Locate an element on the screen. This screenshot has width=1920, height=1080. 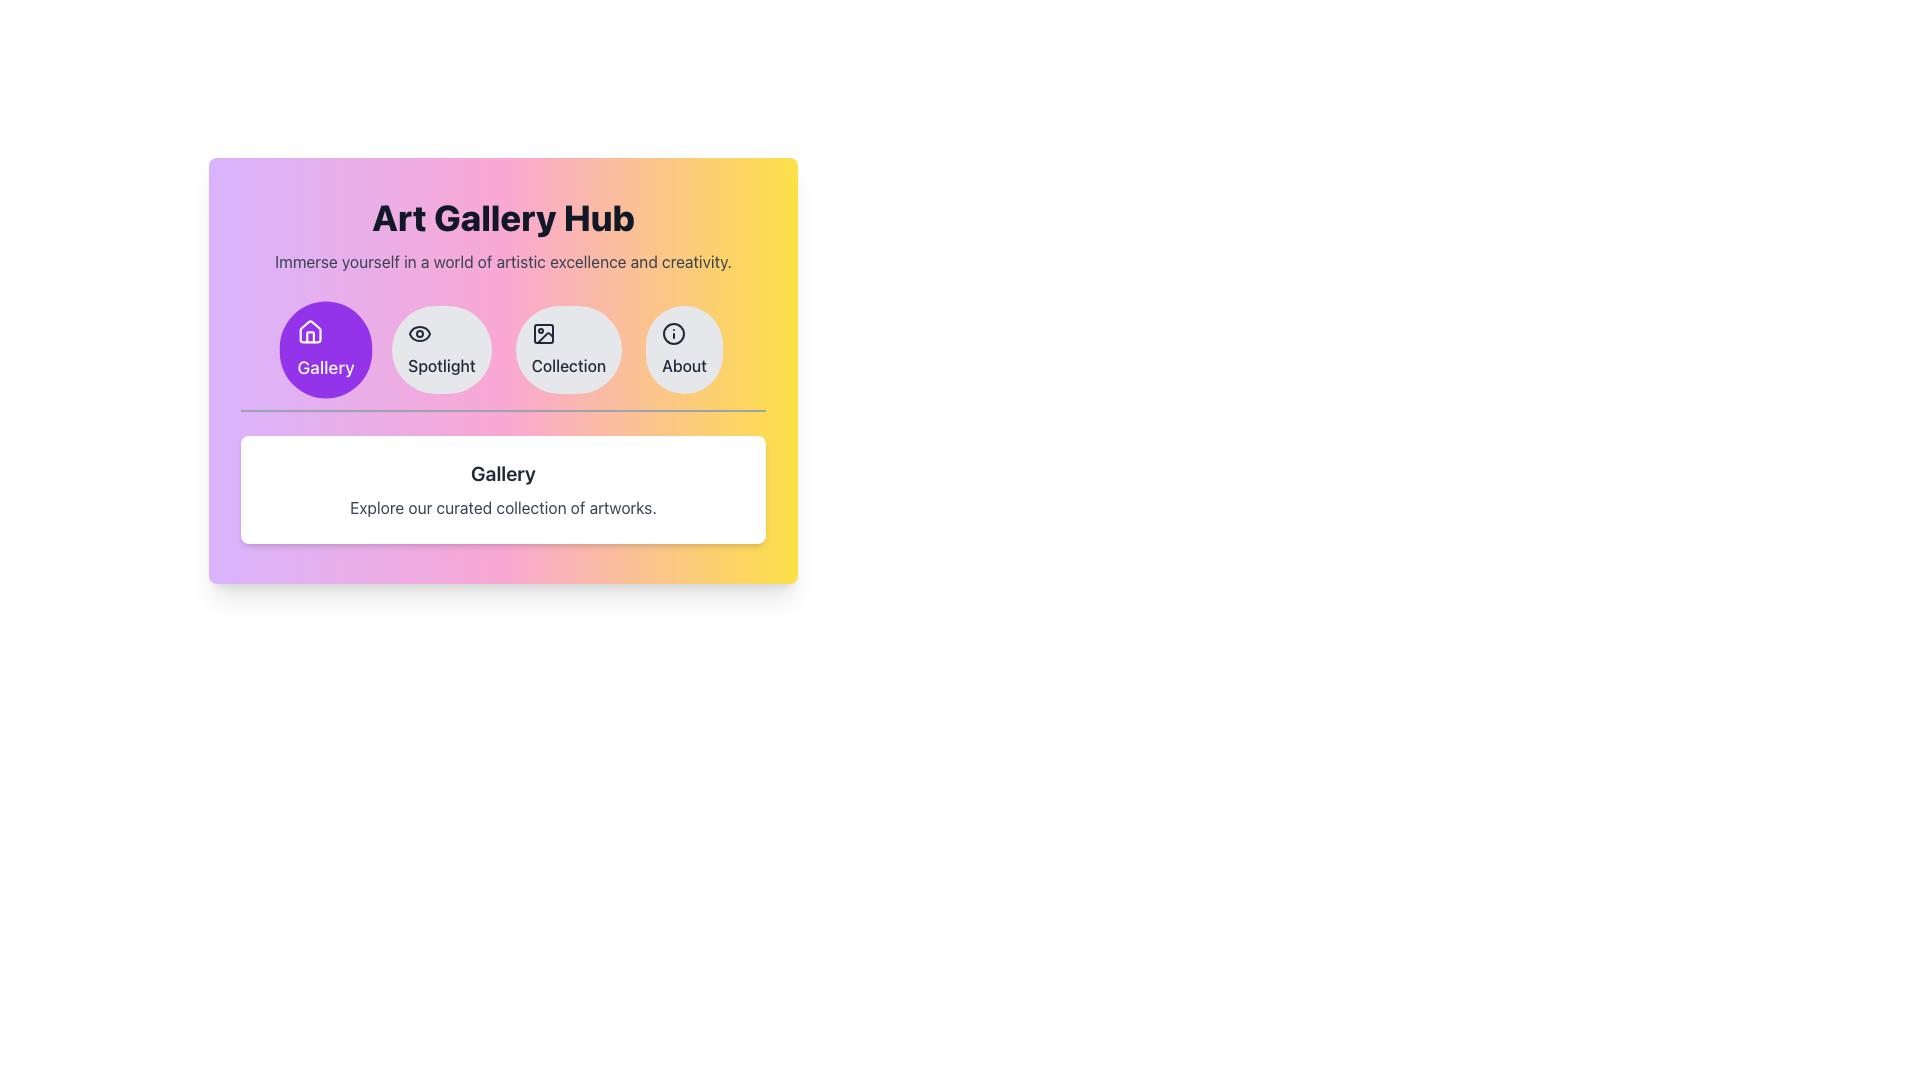
the Navigation Menu located in the center region of the card component titled 'Art Gallery Hub' to receive additional feedback is located at coordinates (503, 357).